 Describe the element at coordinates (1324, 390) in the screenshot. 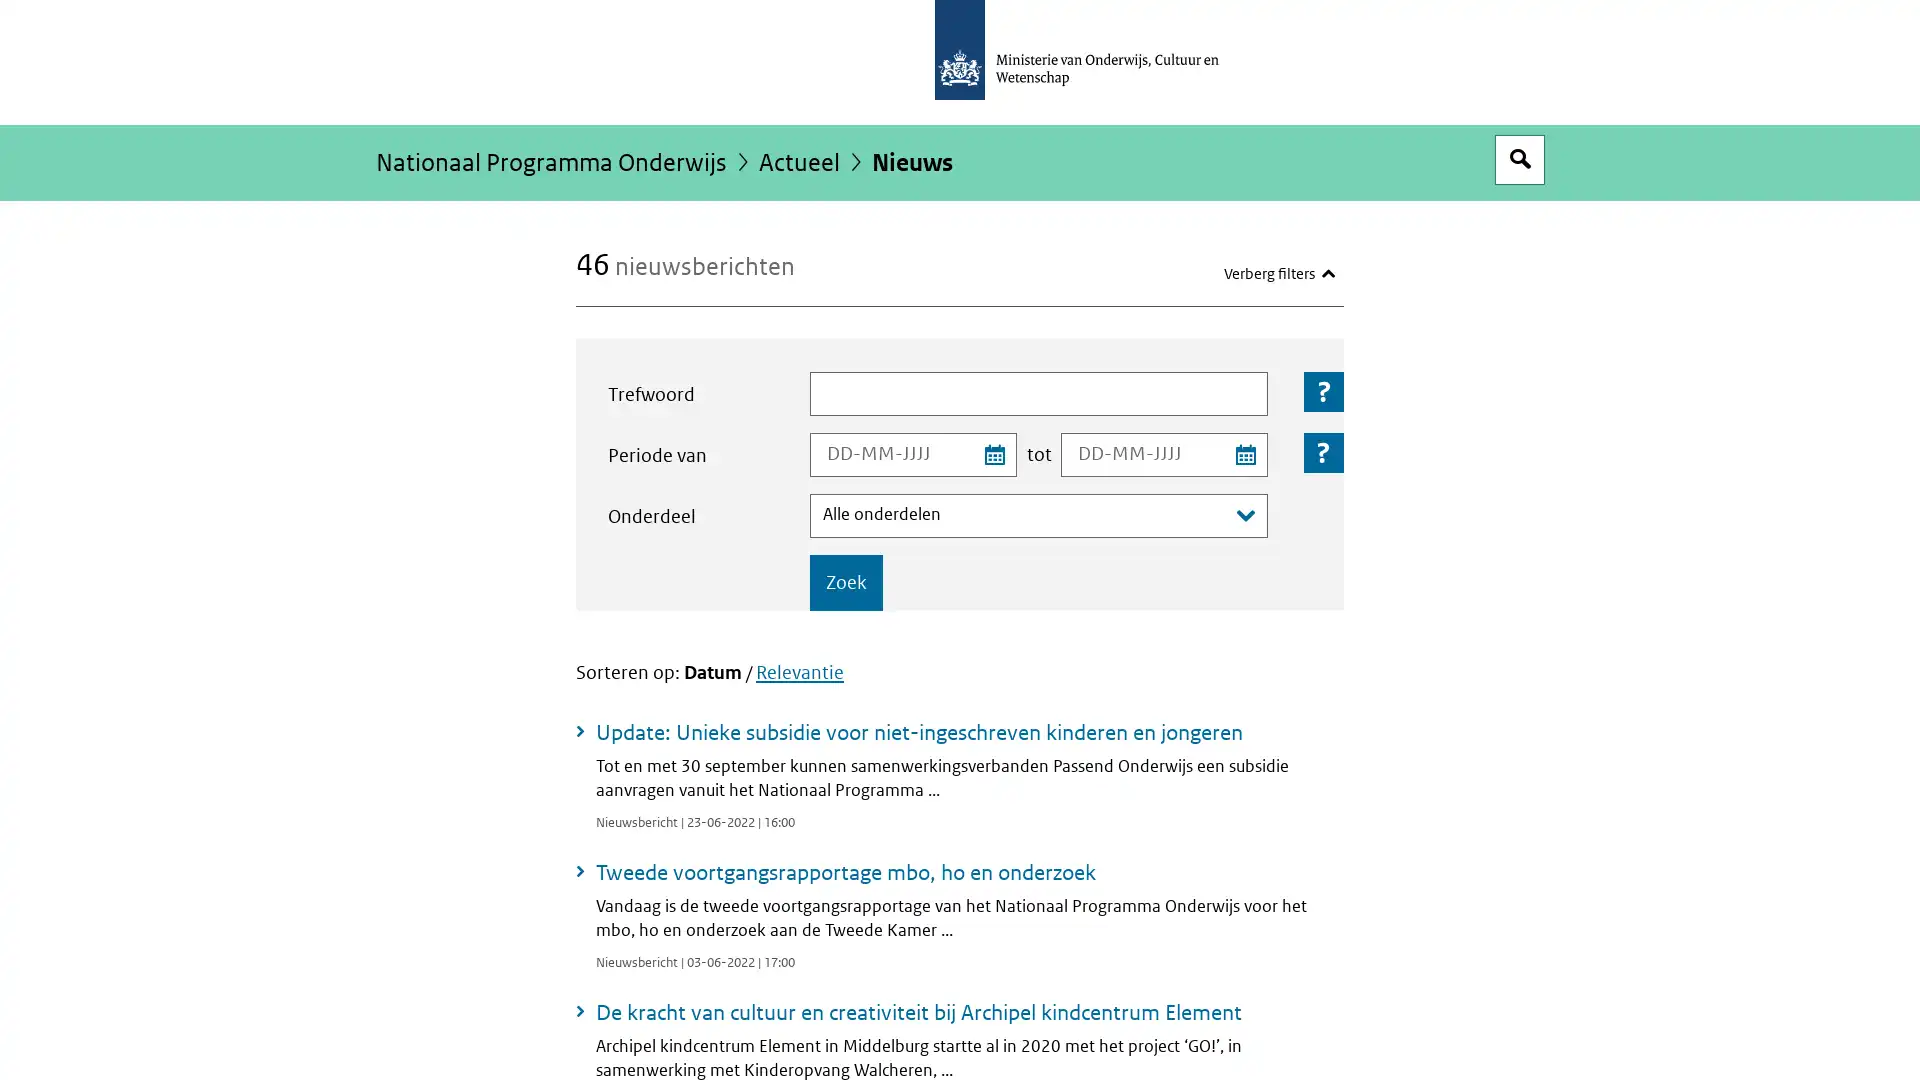

I see `Toelichting bij het veld: Trefwoord` at that location.